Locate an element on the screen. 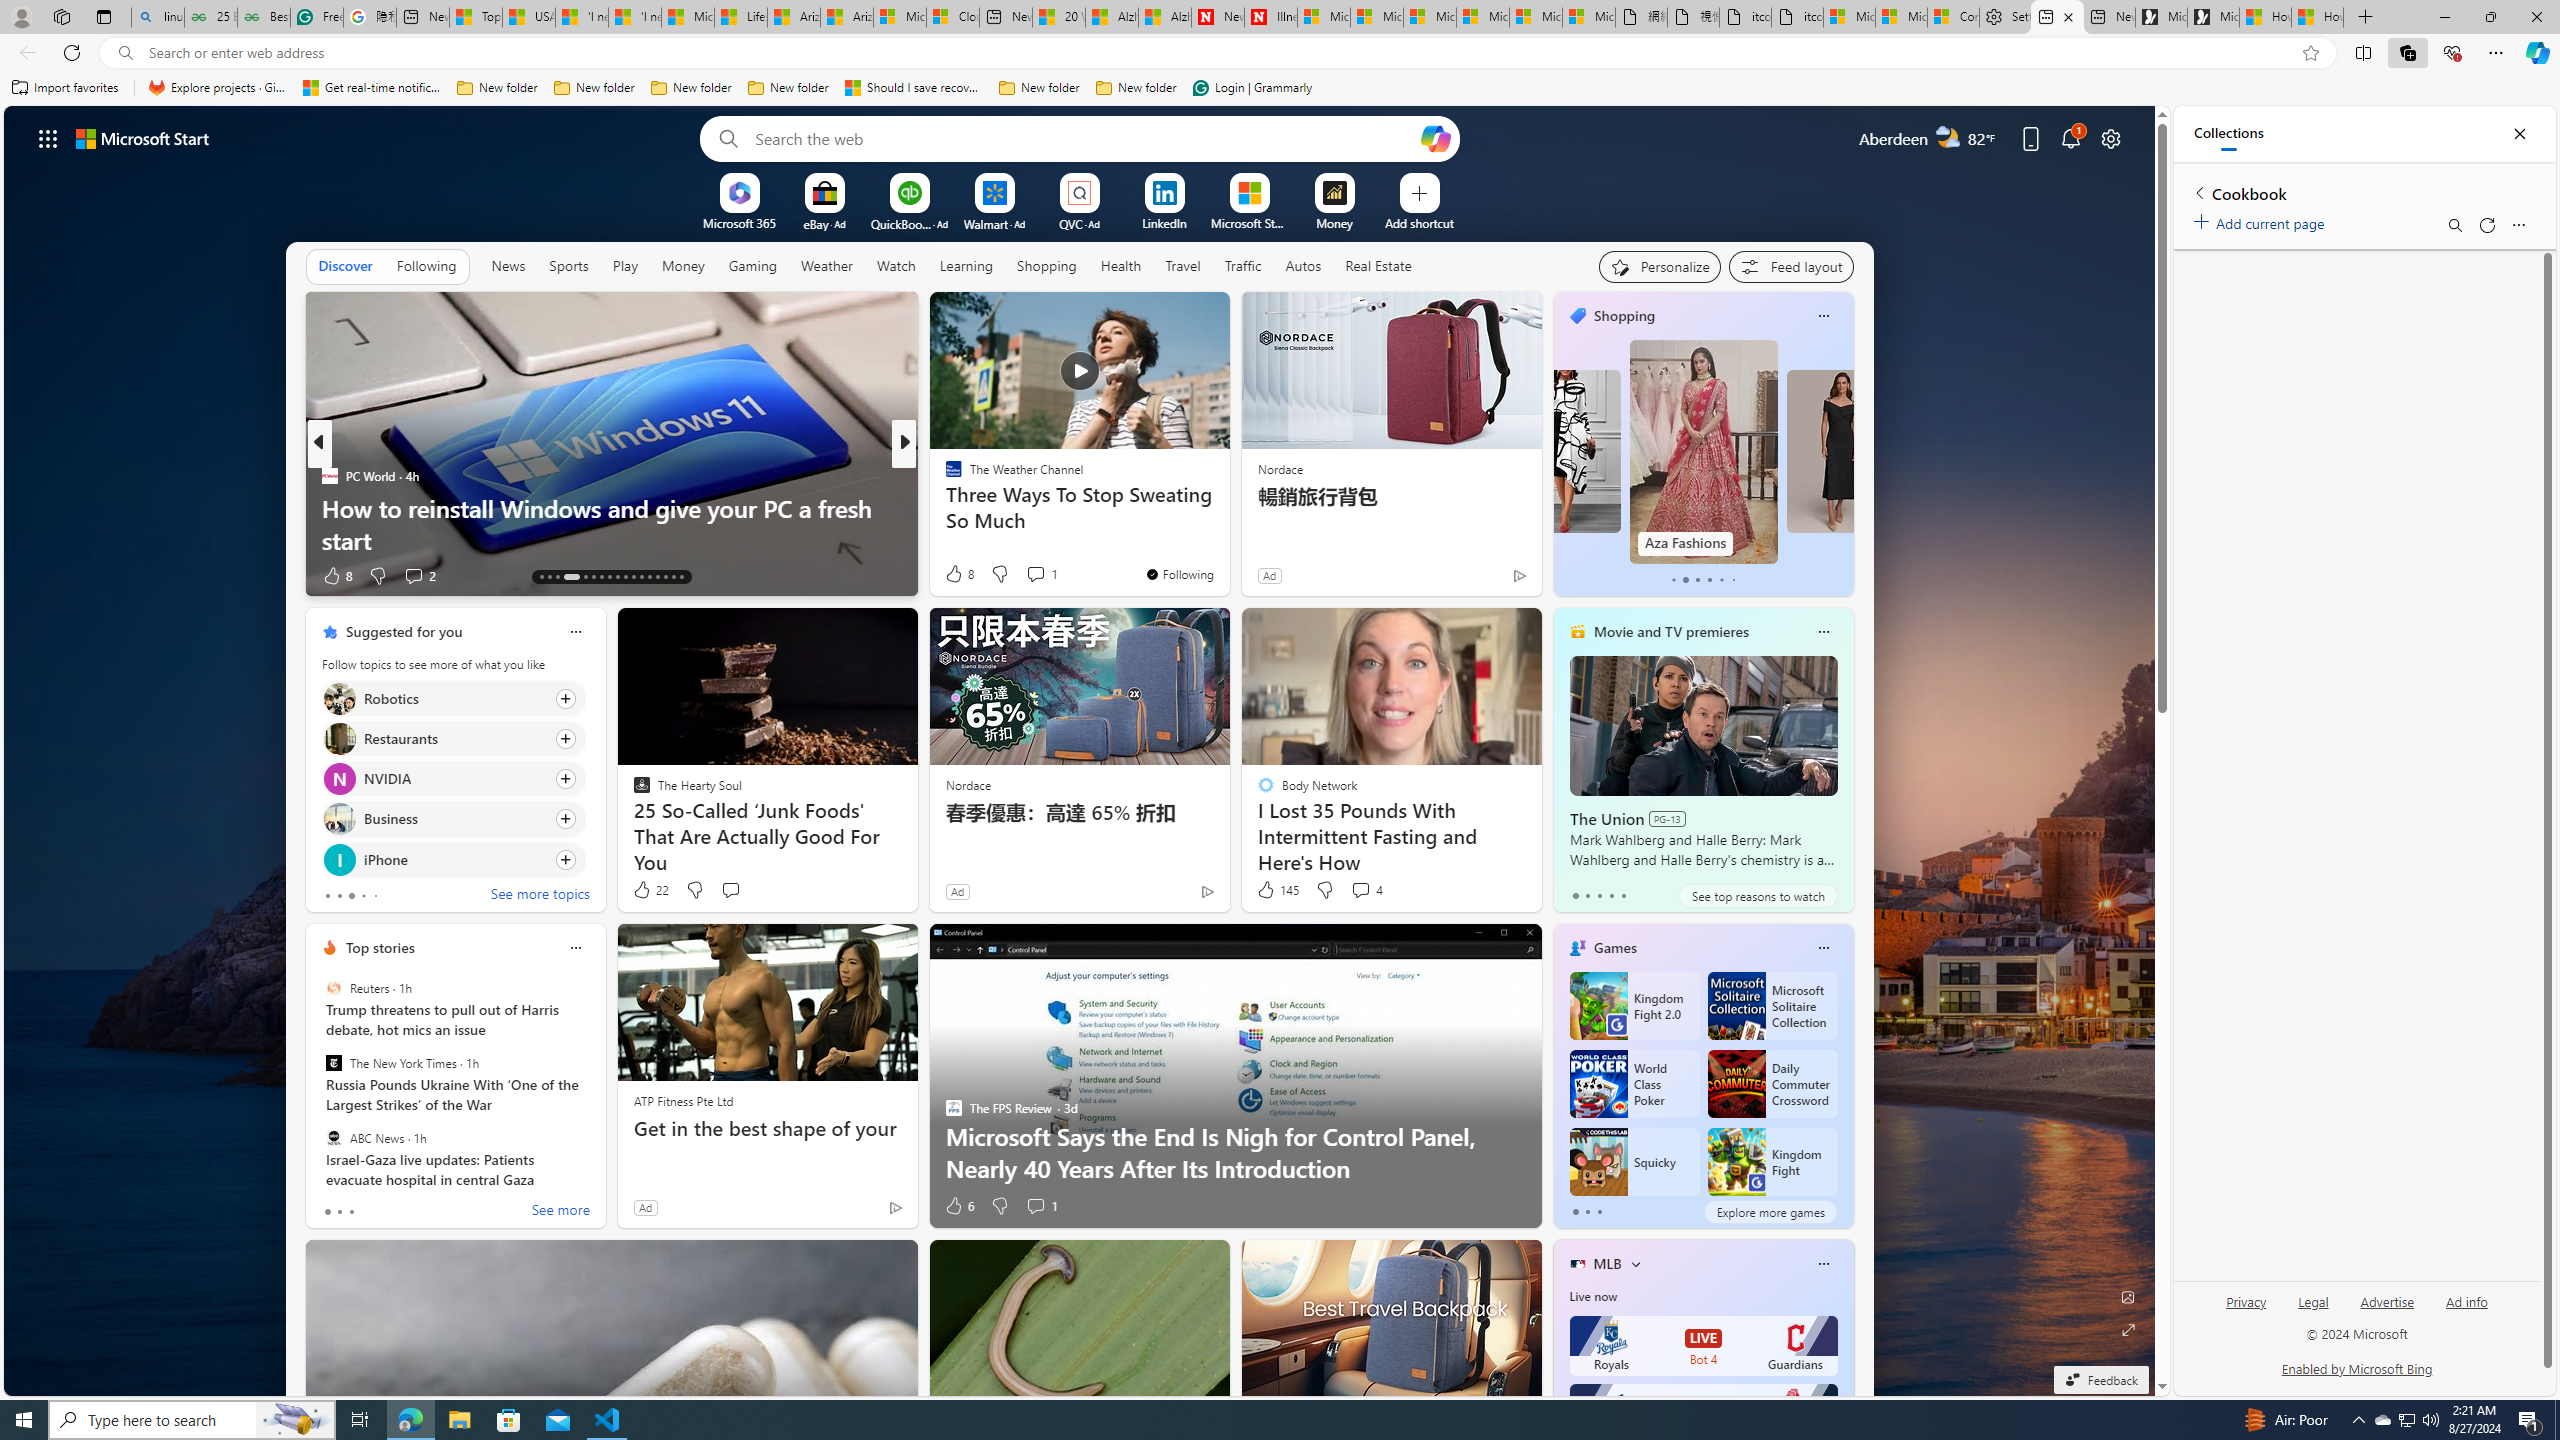 The height and width of the screenshot is (1440, 2560). 'AutomationID: tab-22' is located at coordinates (624, 577).